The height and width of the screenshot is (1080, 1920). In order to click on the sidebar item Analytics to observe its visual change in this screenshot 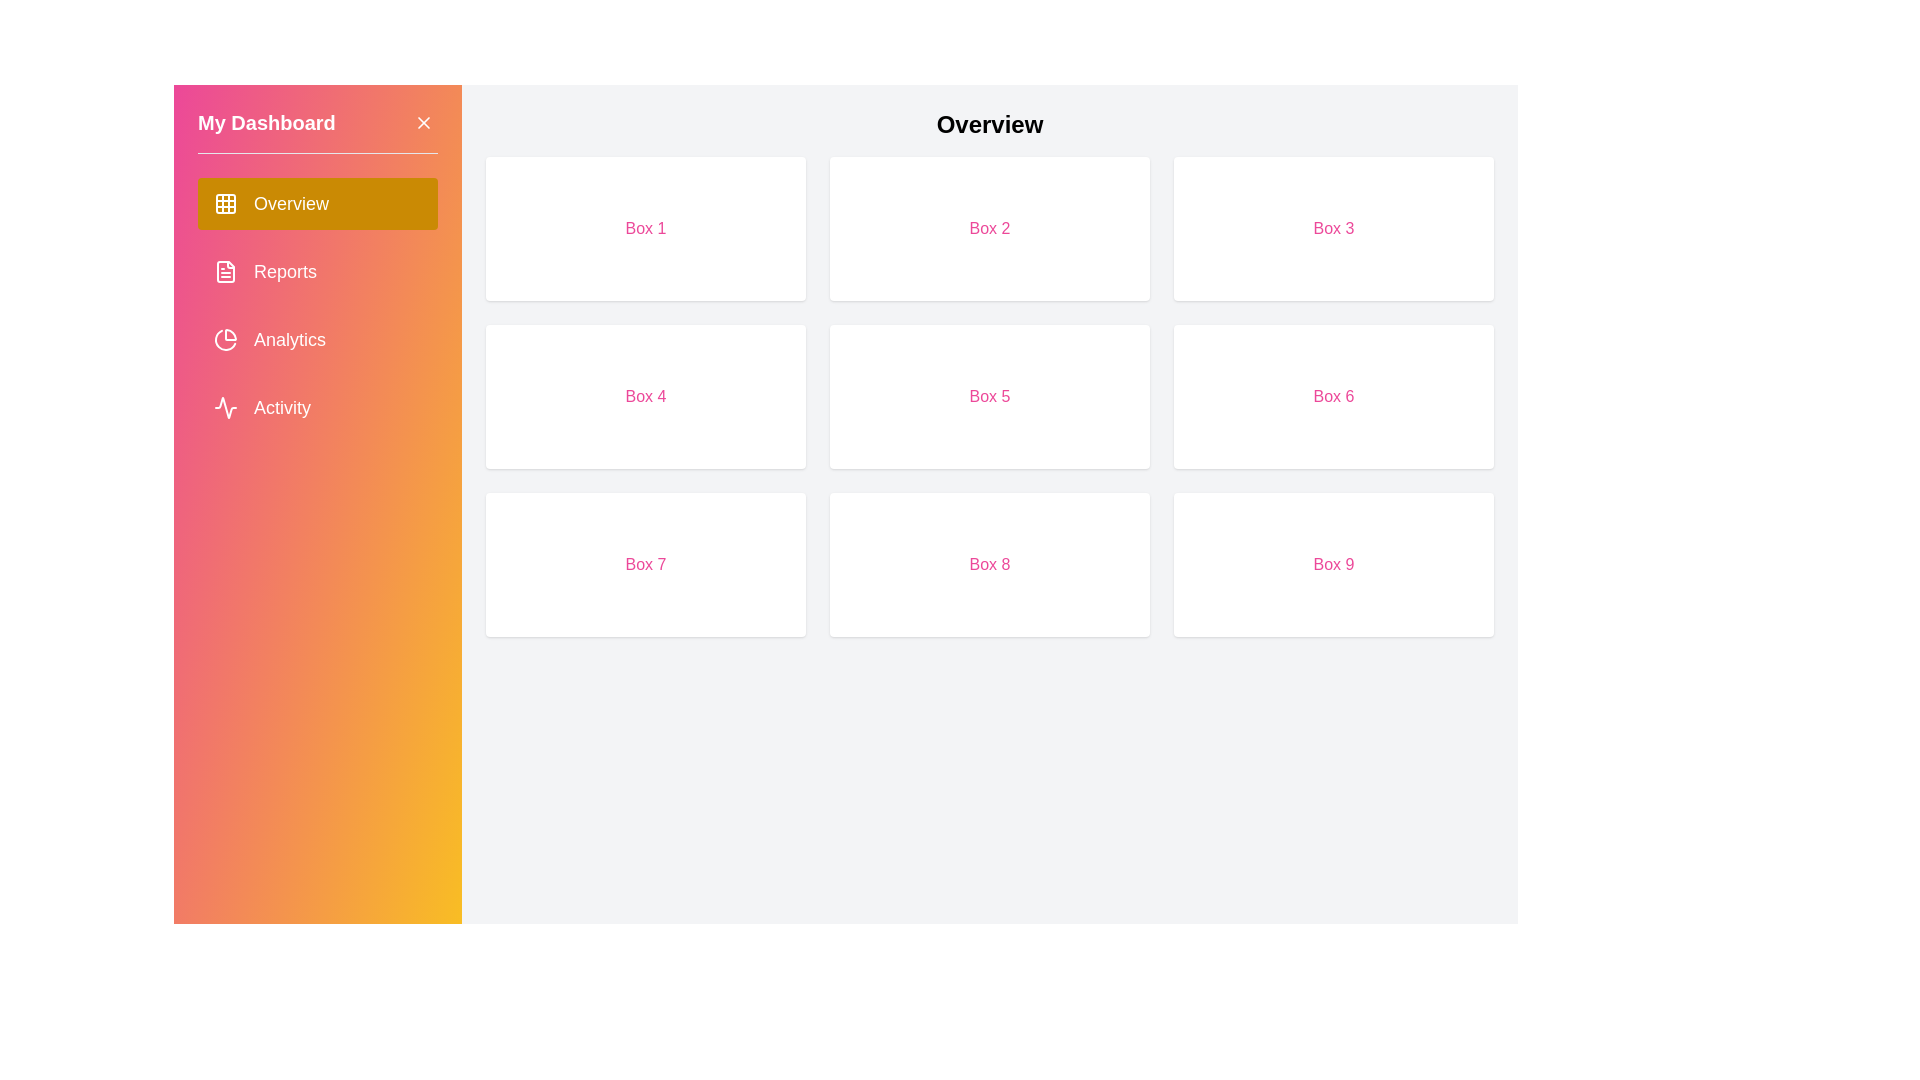, I will do `click(316, 338)`.